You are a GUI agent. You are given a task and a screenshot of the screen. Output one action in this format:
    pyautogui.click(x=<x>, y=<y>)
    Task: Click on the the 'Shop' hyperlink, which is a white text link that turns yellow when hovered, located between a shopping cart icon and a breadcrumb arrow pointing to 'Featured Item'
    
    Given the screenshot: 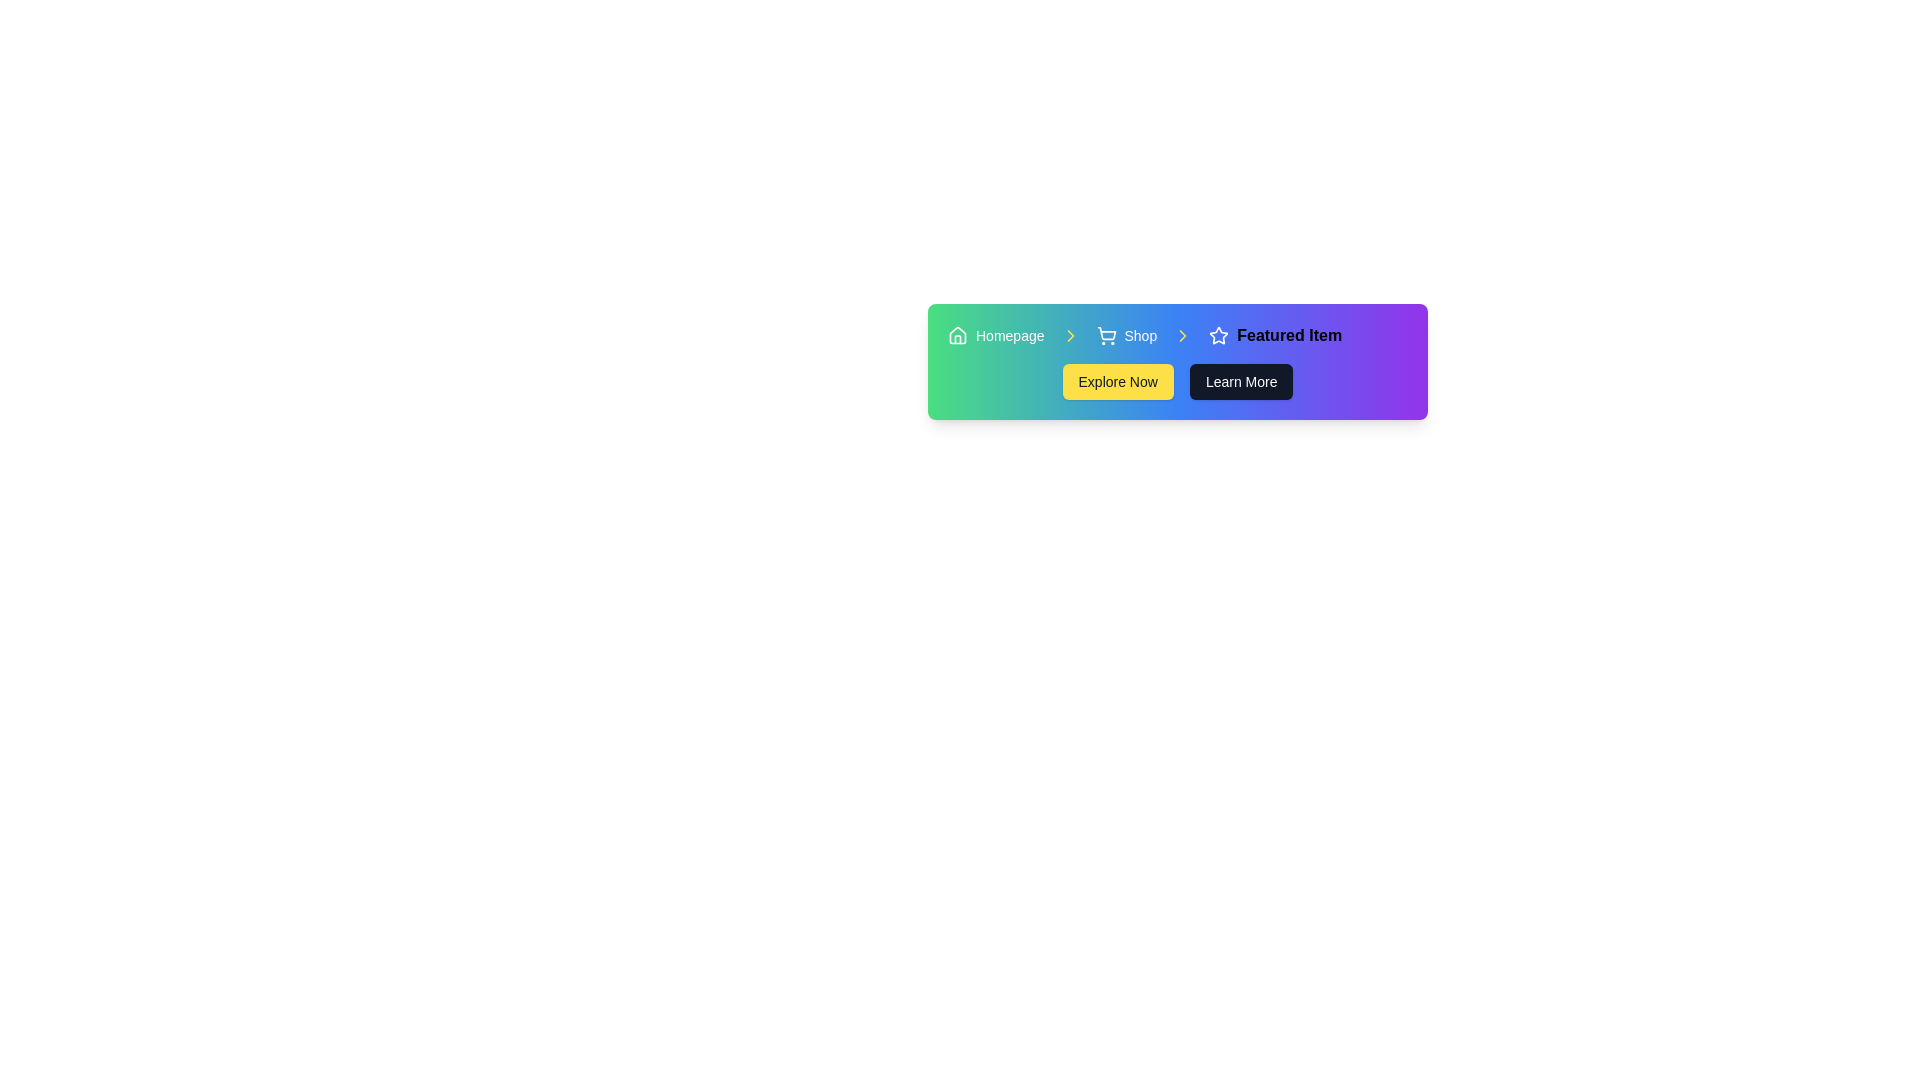 What is the action you would take?
    pyautogui.click(x=1140, y=334)
    